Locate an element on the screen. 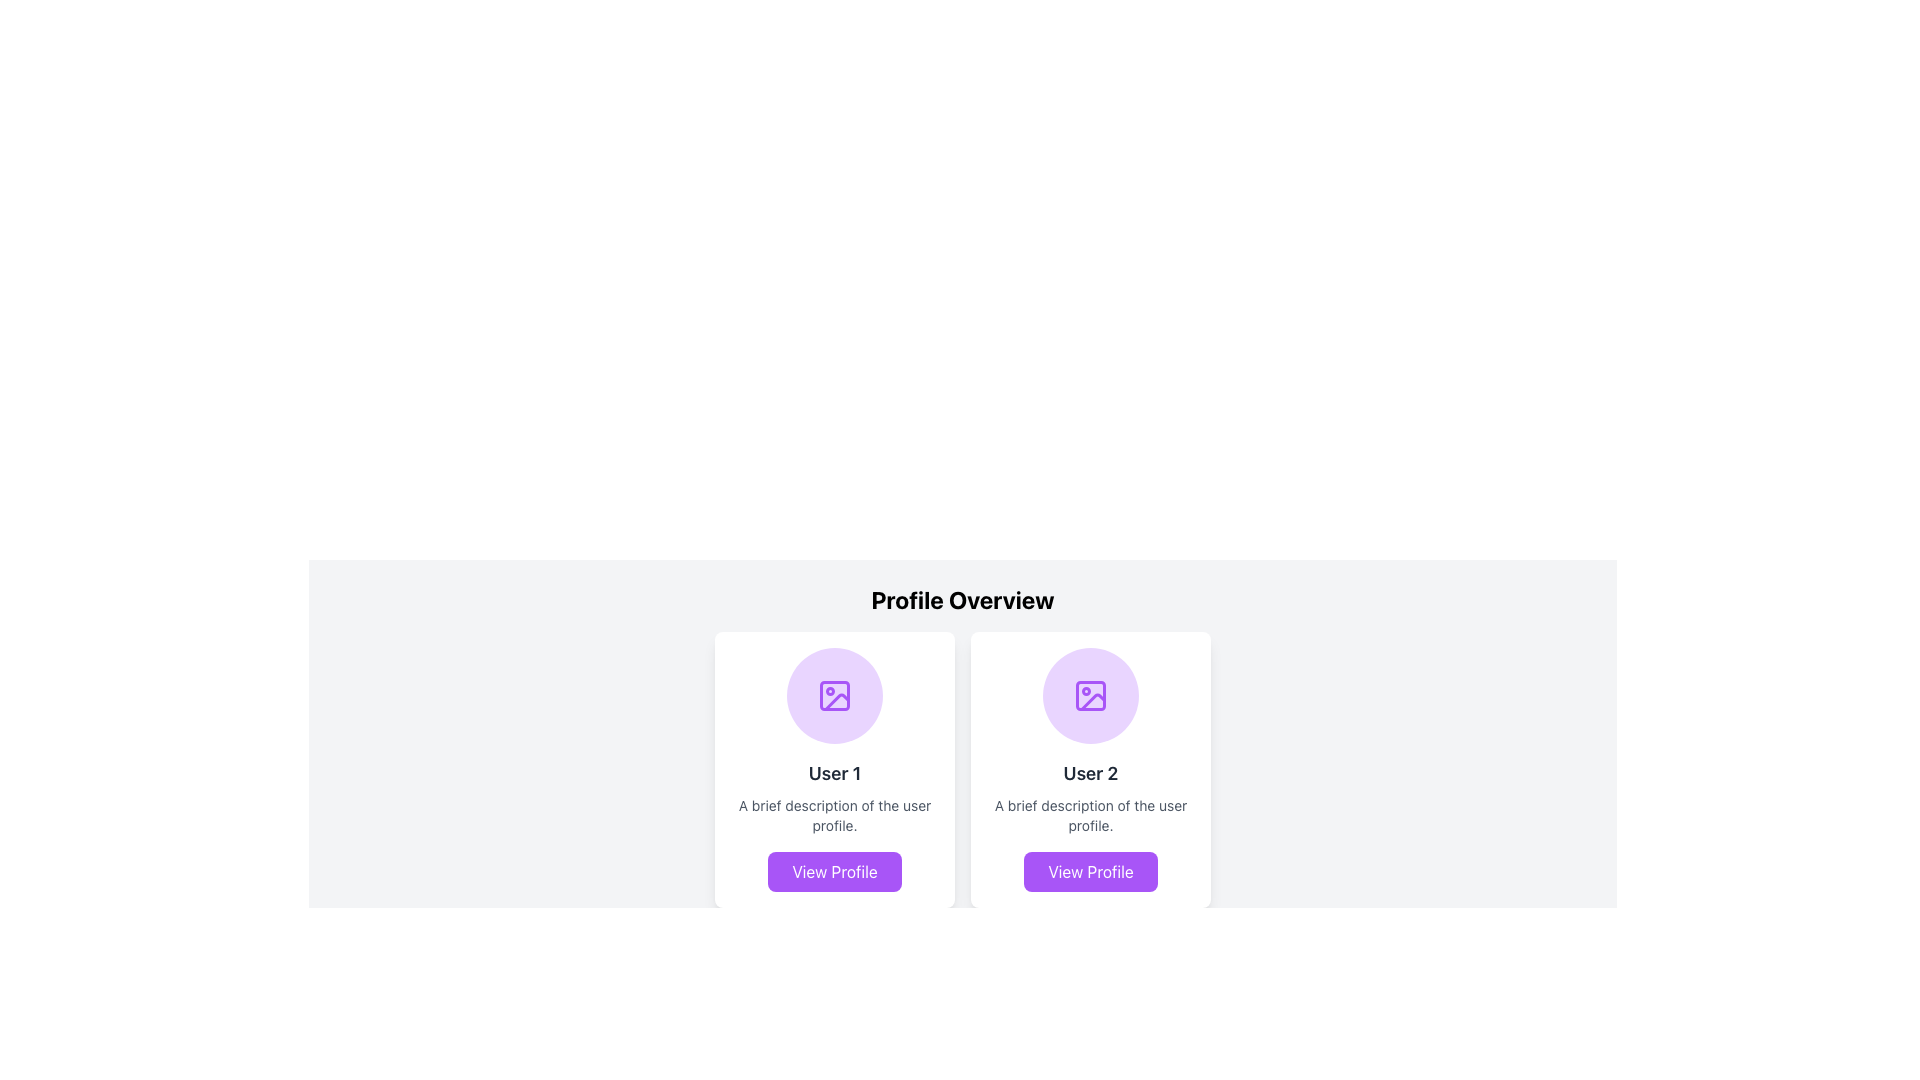 The image size is (1920, 1080). the button at the bottom of the card component representing 'User 2' is located at coordinates (1089, 870).